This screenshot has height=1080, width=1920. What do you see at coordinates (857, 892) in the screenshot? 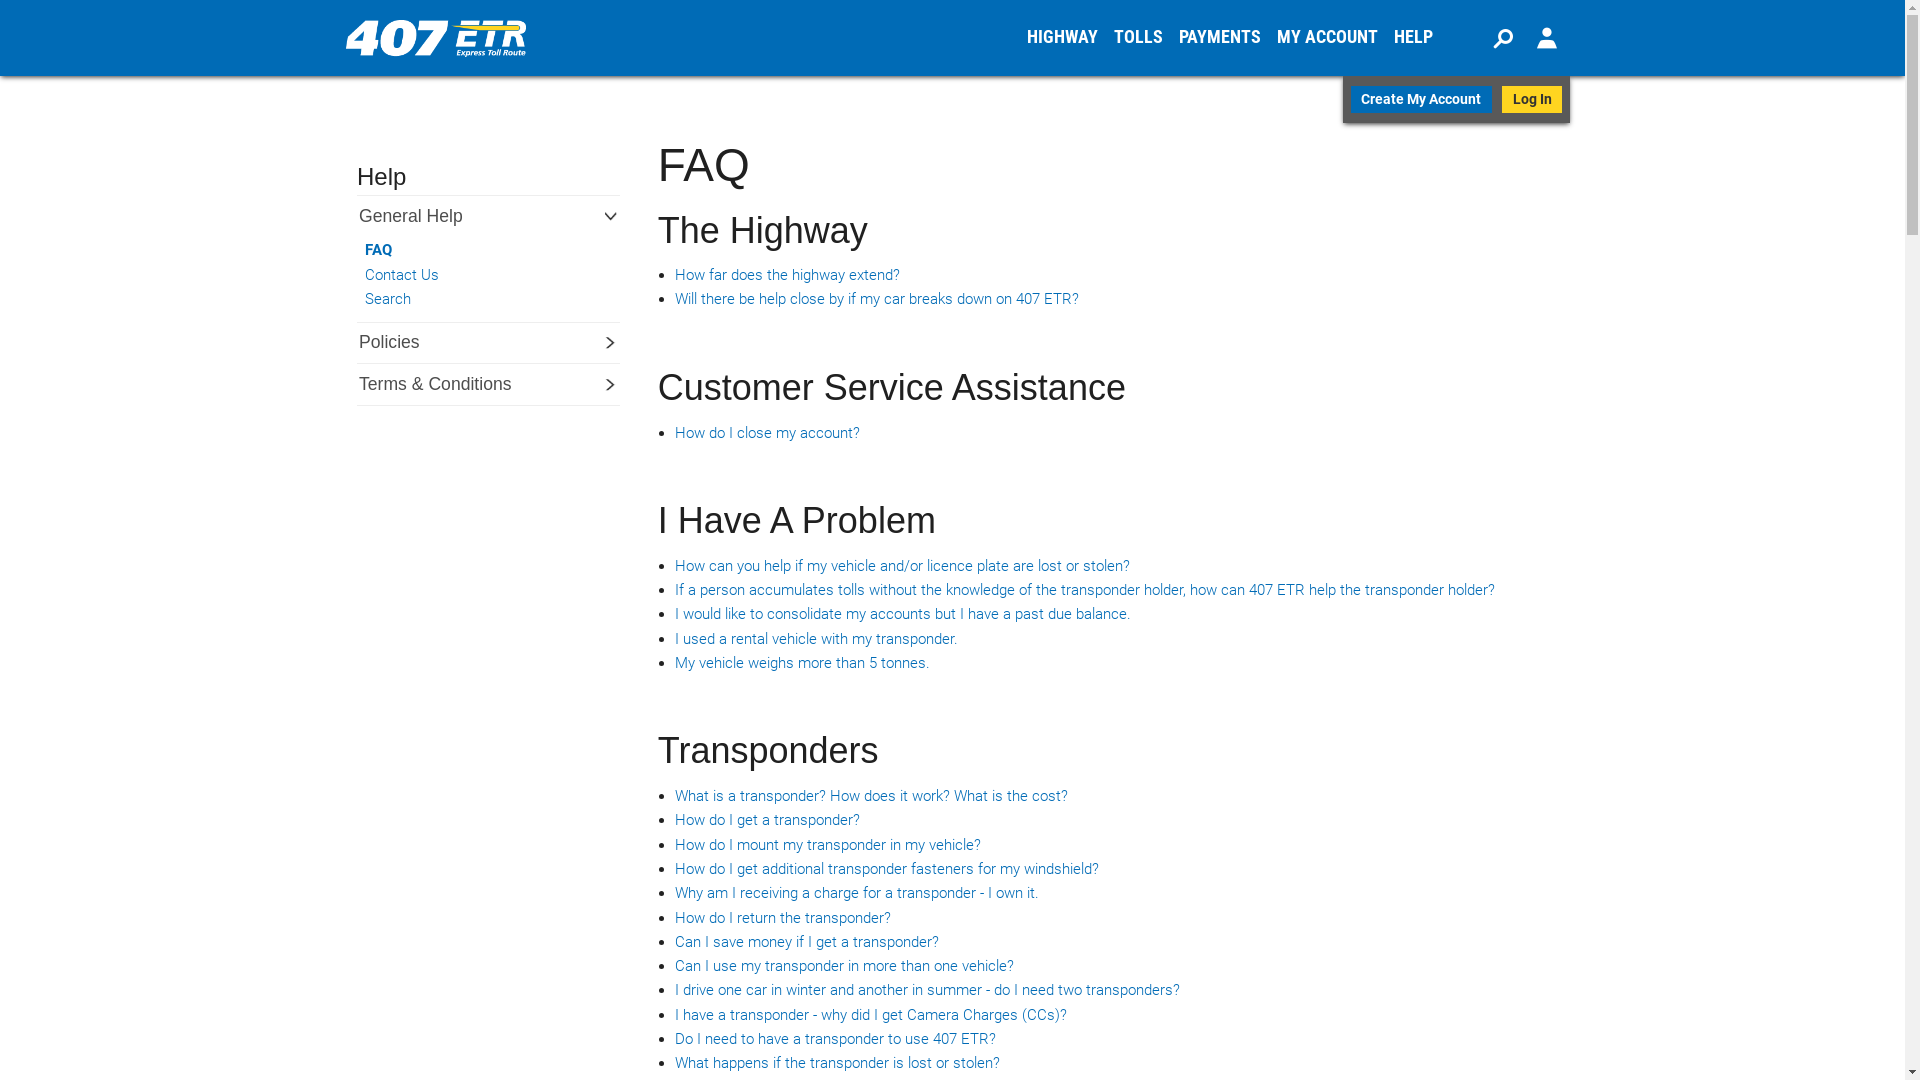
I see `'Why am I receiving a charge for a transponder - I own it.'` at bounding box center [857, 892].